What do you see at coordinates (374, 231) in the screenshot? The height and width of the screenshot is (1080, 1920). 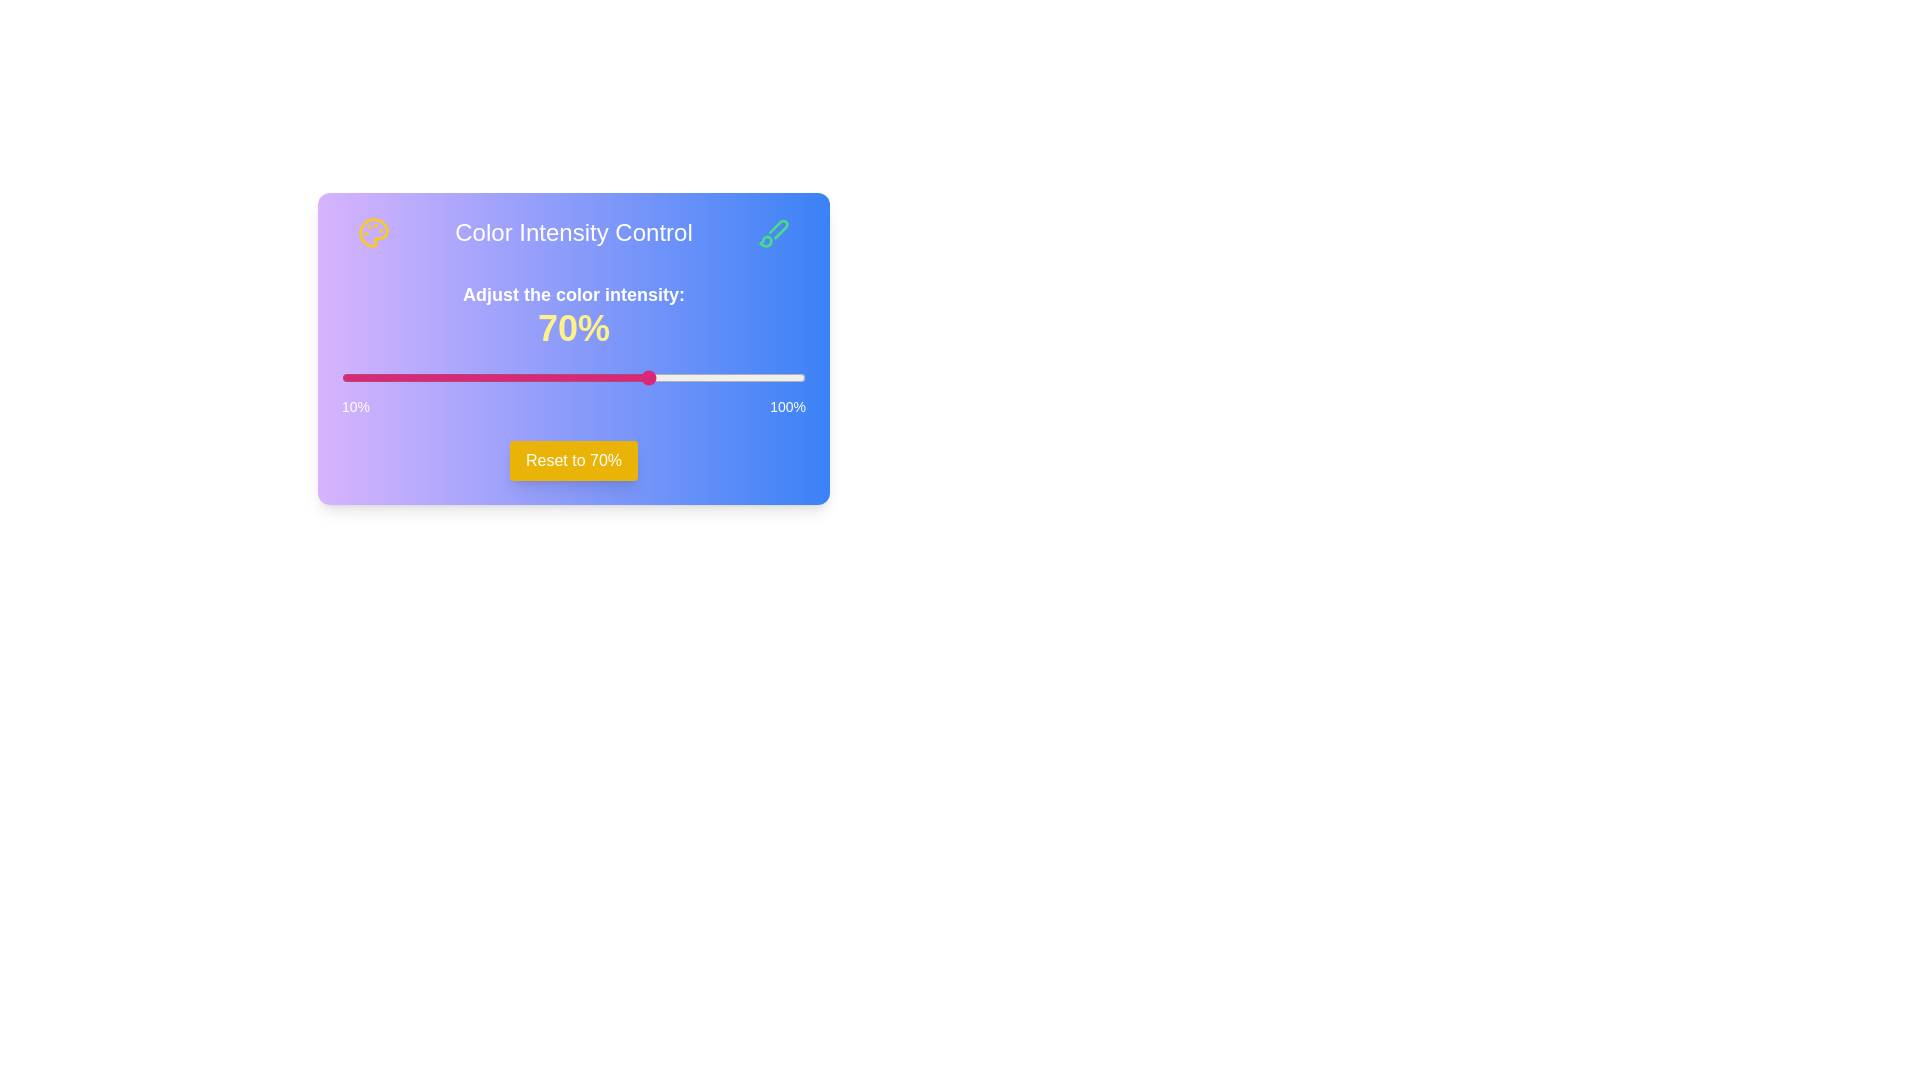 I see `the palette icon to interact with it` at bounding box center [374, 231].